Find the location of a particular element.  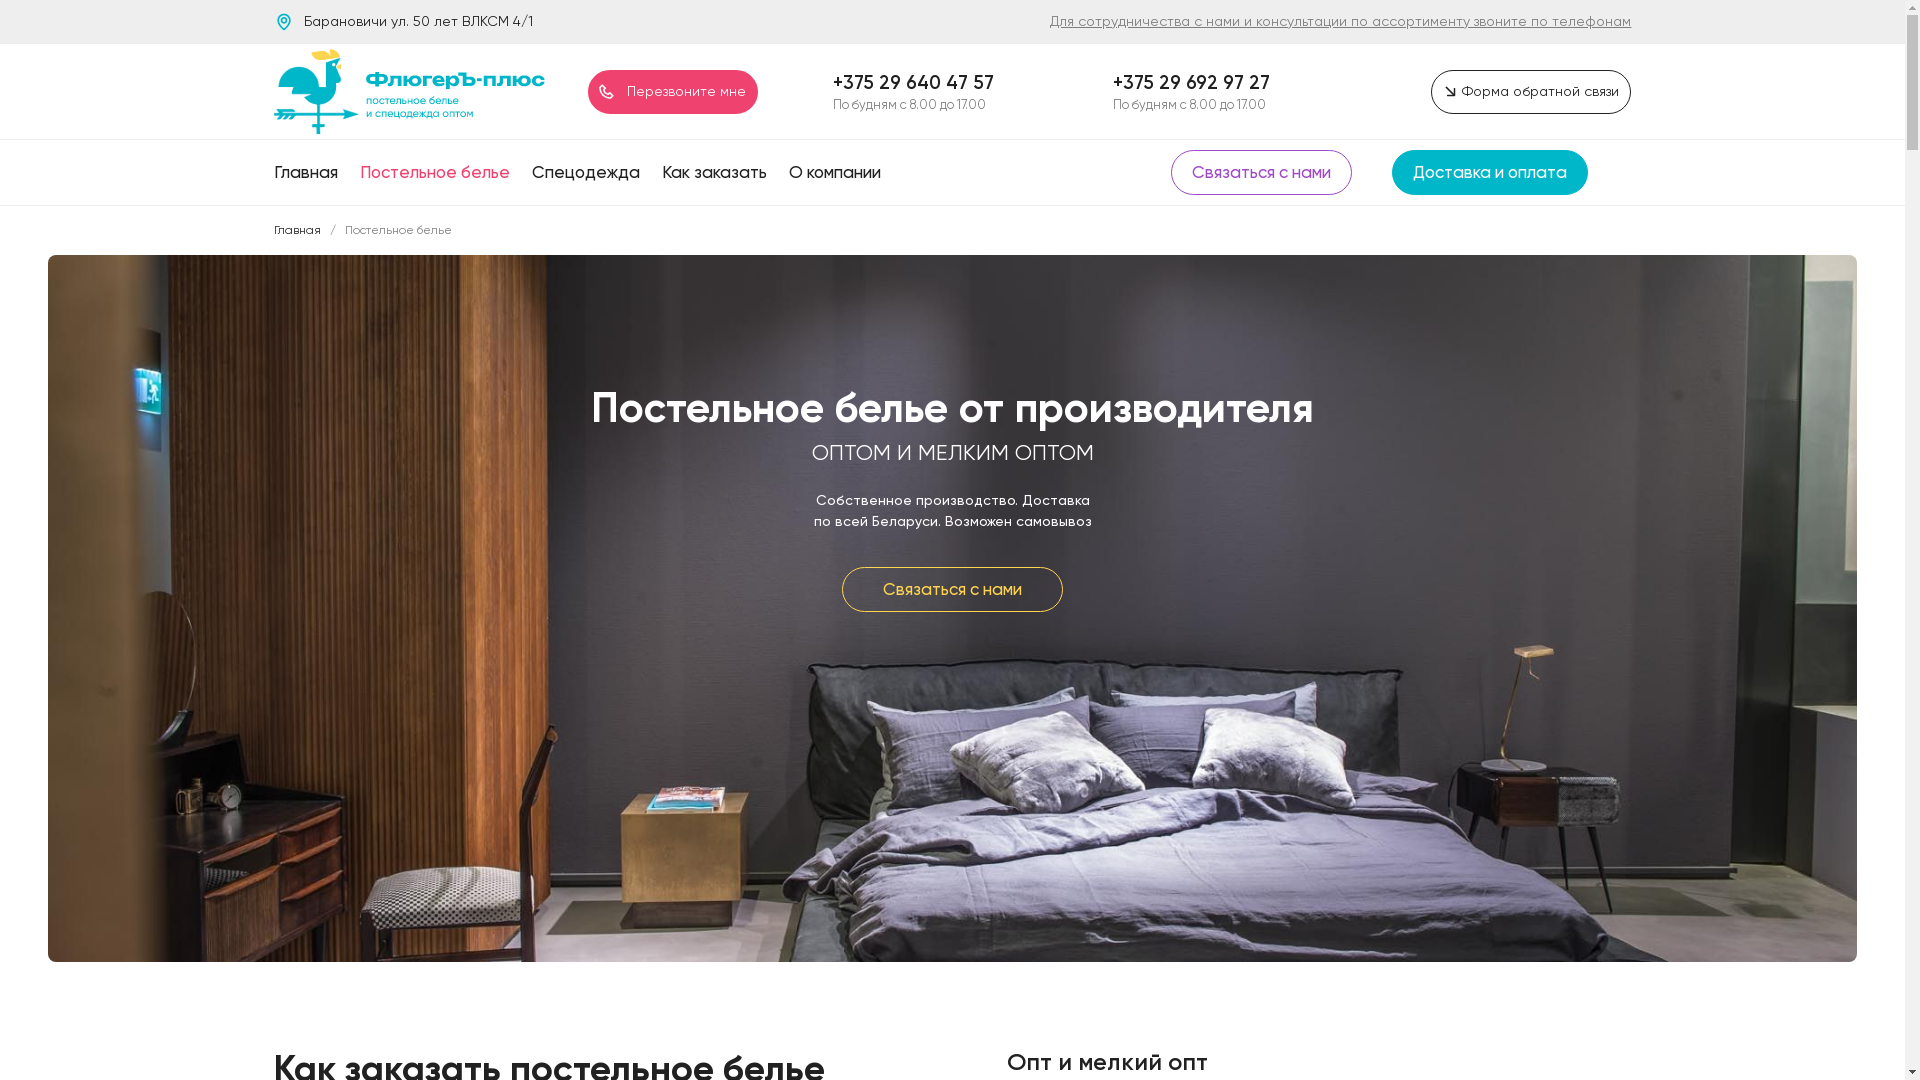

'+375 29 692 97 27' is located at coordinates (1191, 81).